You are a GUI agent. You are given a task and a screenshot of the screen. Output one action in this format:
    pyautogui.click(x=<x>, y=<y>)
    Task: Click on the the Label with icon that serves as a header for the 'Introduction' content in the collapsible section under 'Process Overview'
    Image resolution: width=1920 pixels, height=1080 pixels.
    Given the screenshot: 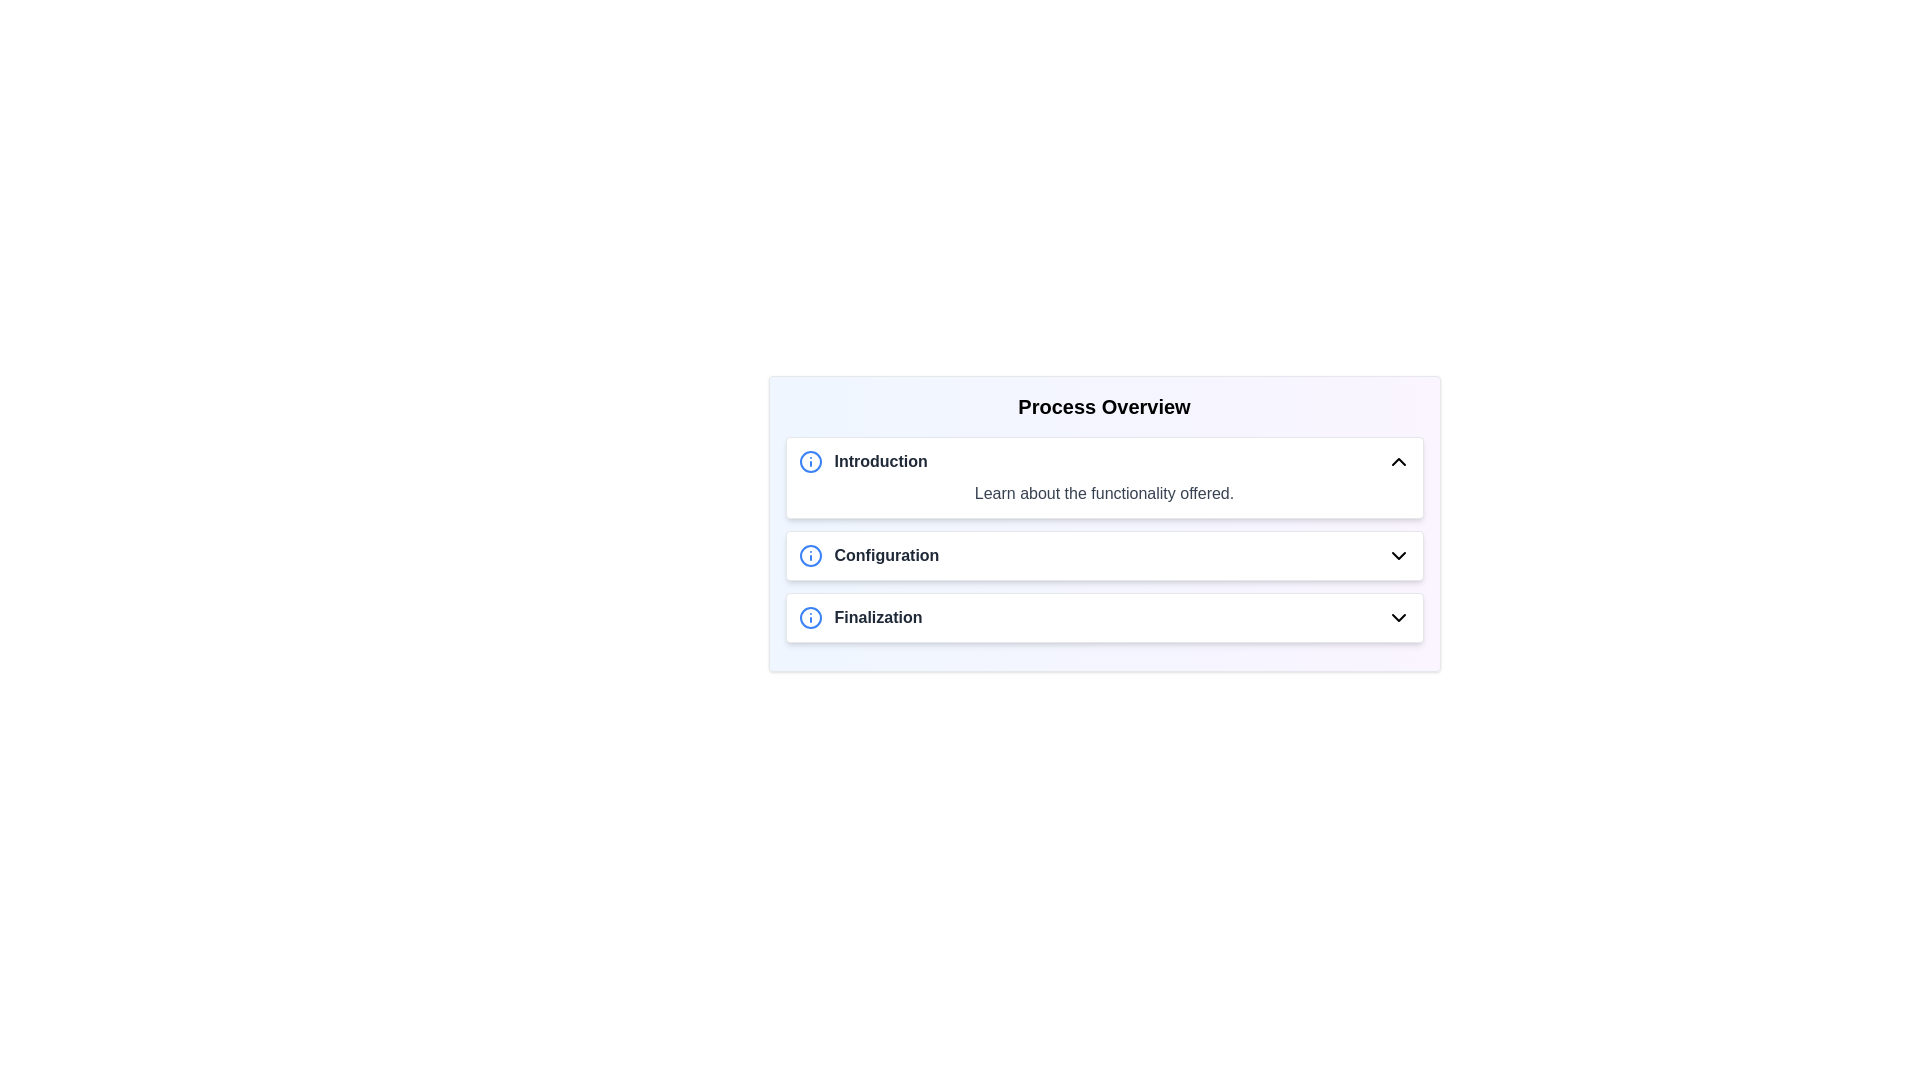 What is the action you would take?
    pyautogui.click(x=863, y=462)
    